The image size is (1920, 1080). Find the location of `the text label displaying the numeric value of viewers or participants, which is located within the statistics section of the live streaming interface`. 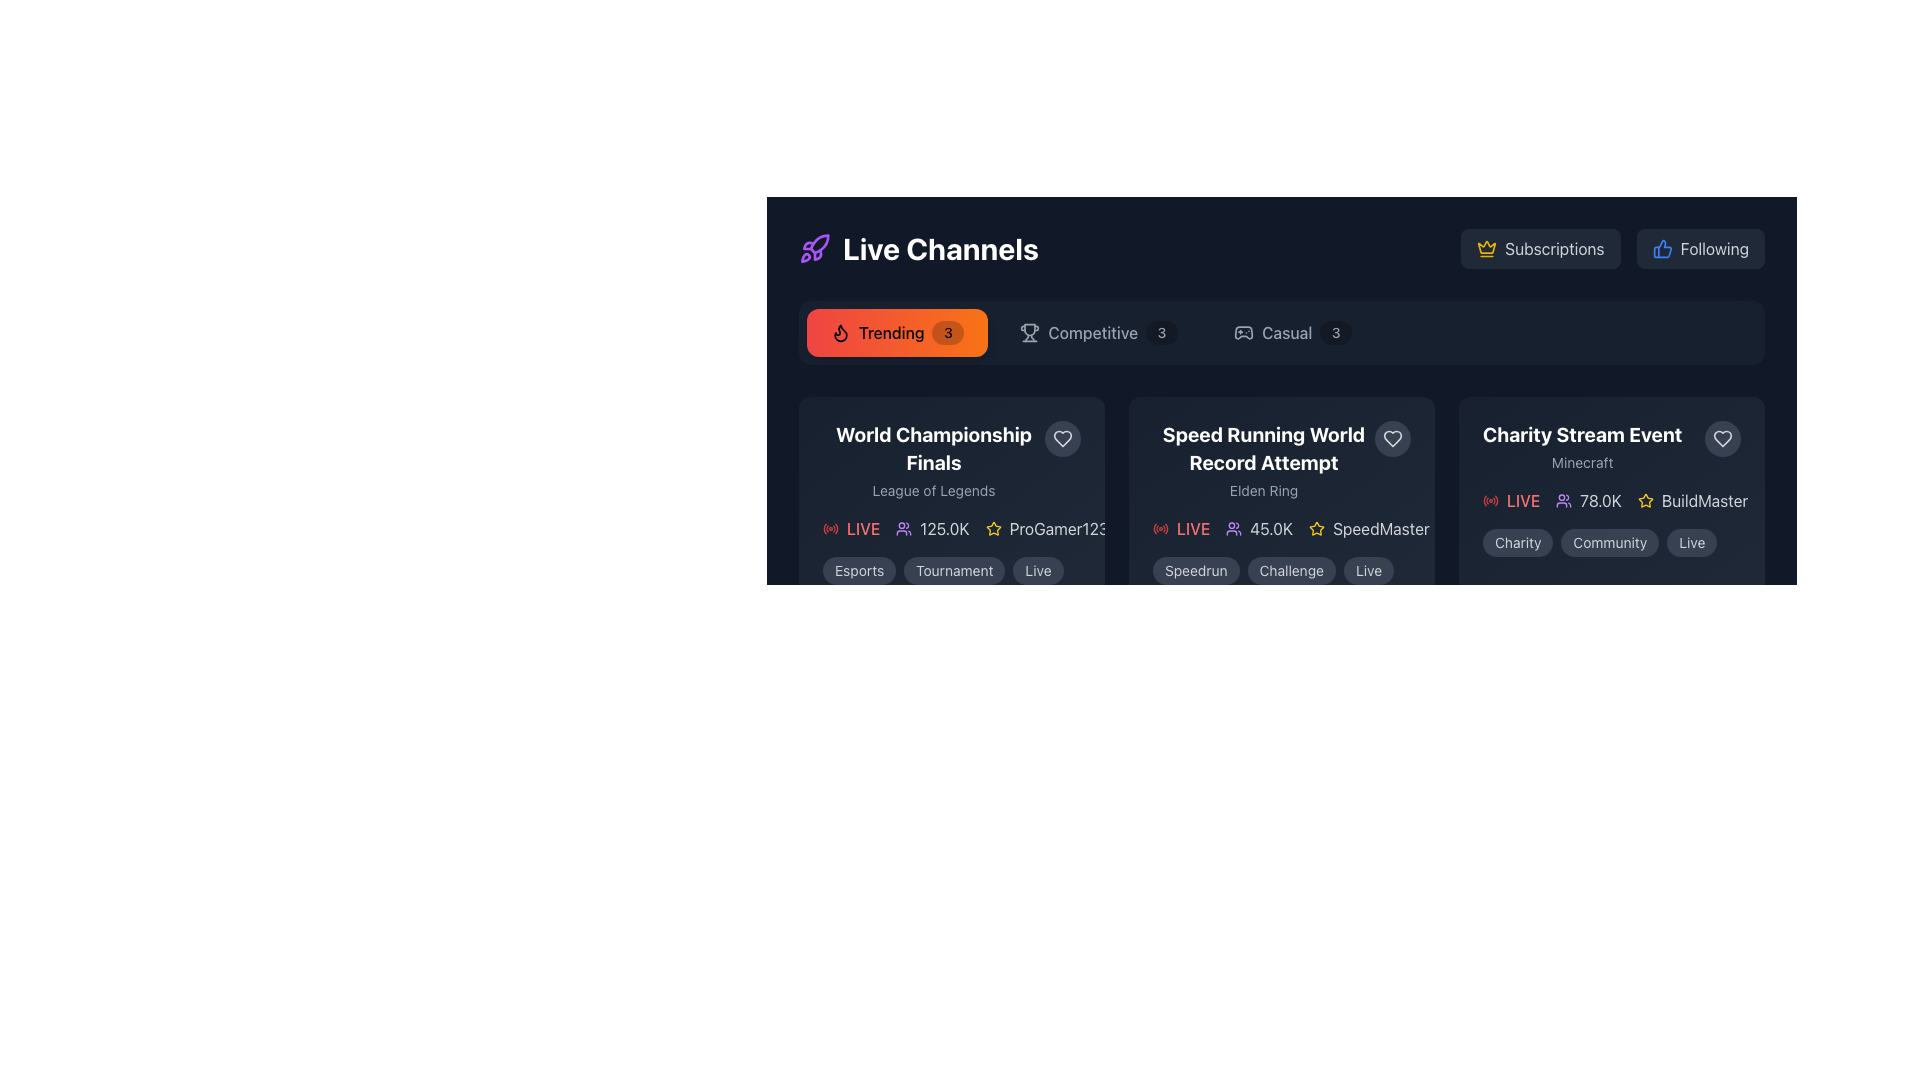

the text label displaying the numeric value of viewers or participants, which is located within the statistics section of the live streaming interface is located at coordinates (1270, 527).